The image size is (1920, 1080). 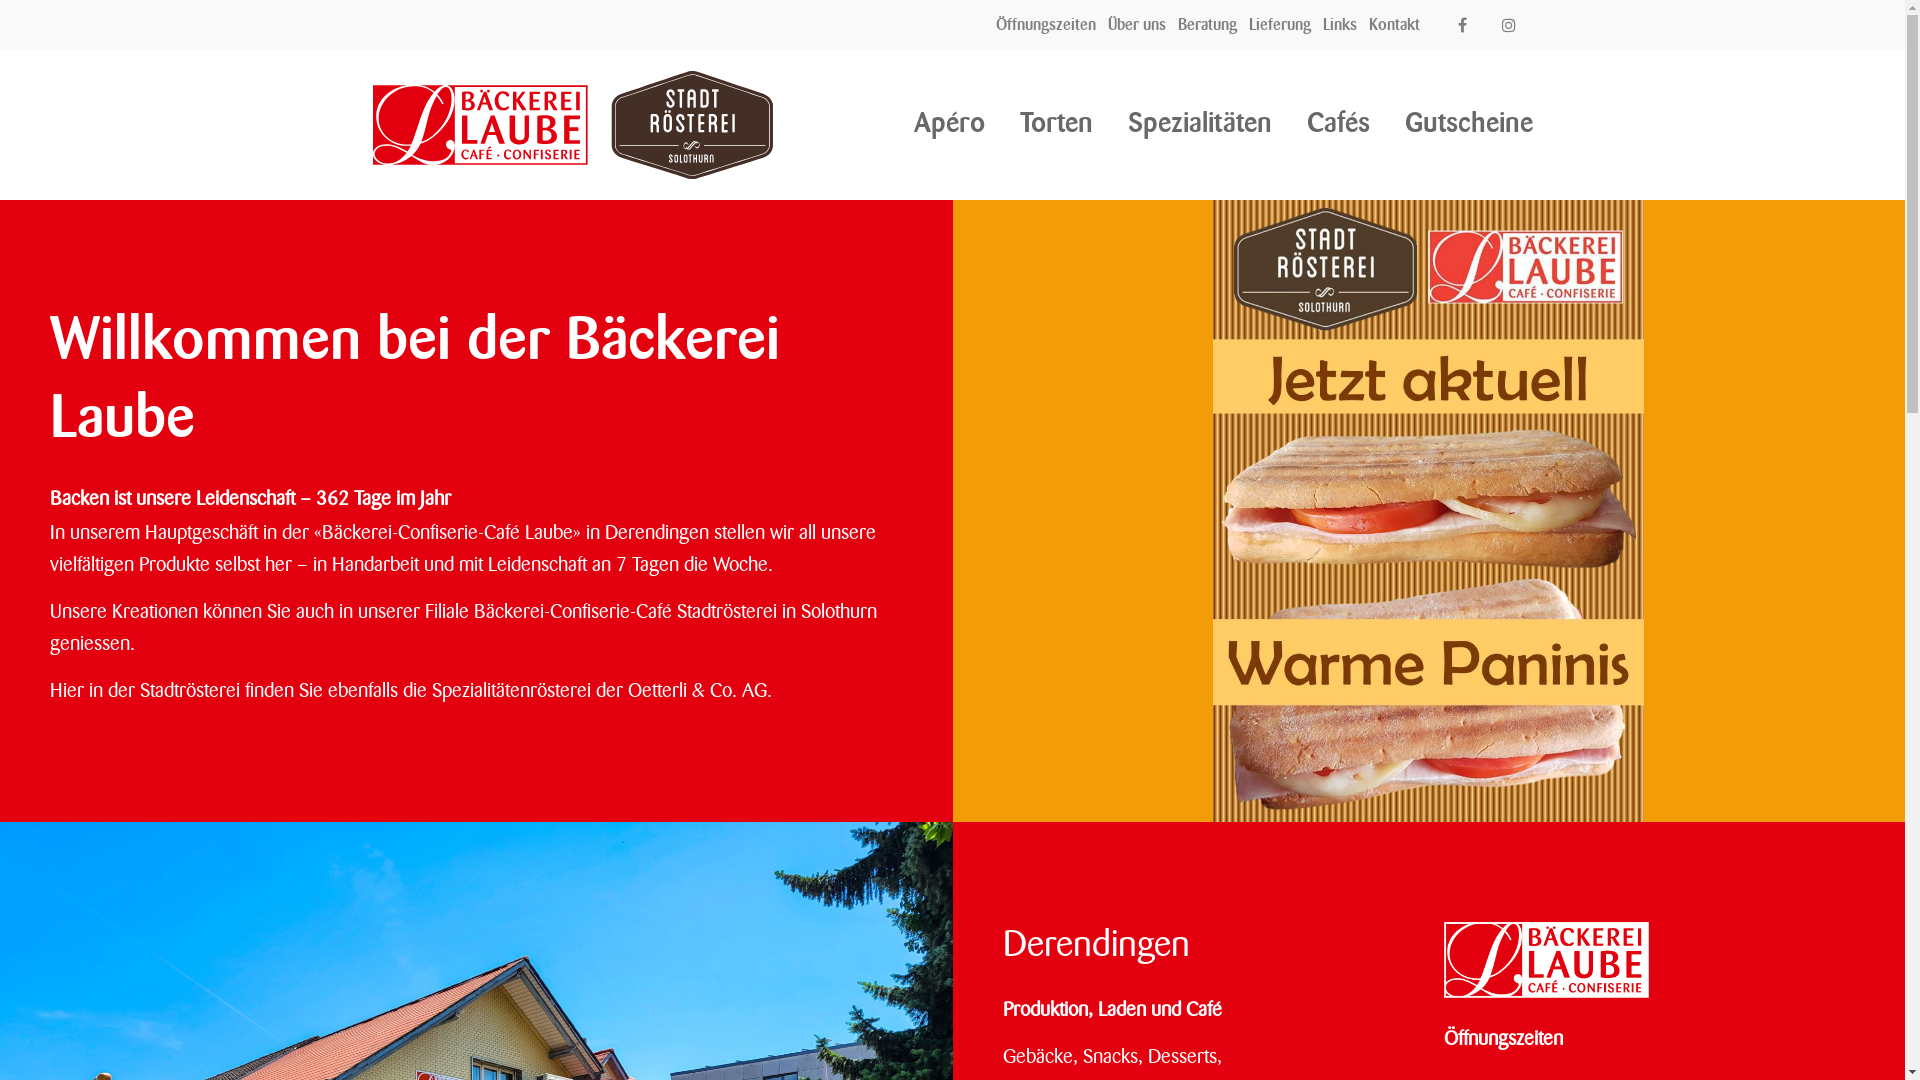 What do you see at coordinates (1339, 24) in the screenshot?
I see `'Links'` at bounding box center [1339, 24].